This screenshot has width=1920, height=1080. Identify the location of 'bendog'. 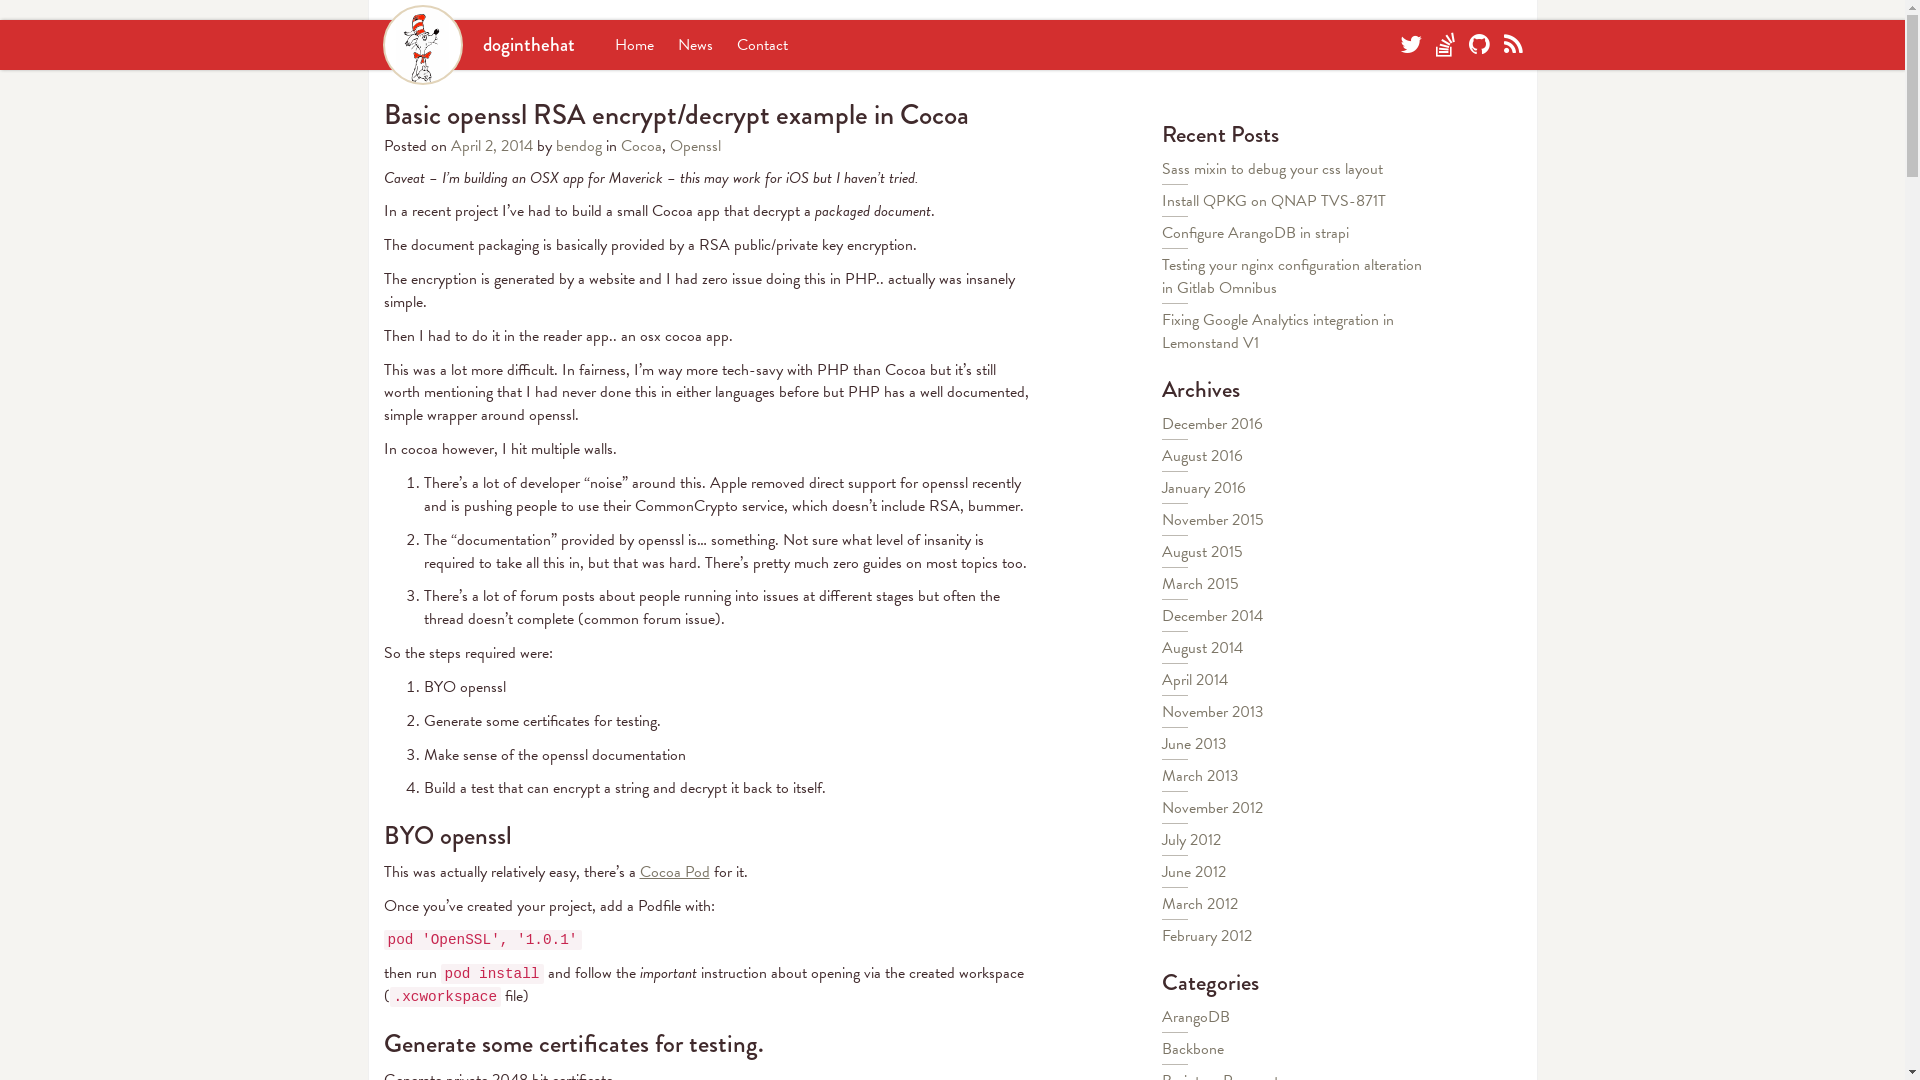
(578, 145).